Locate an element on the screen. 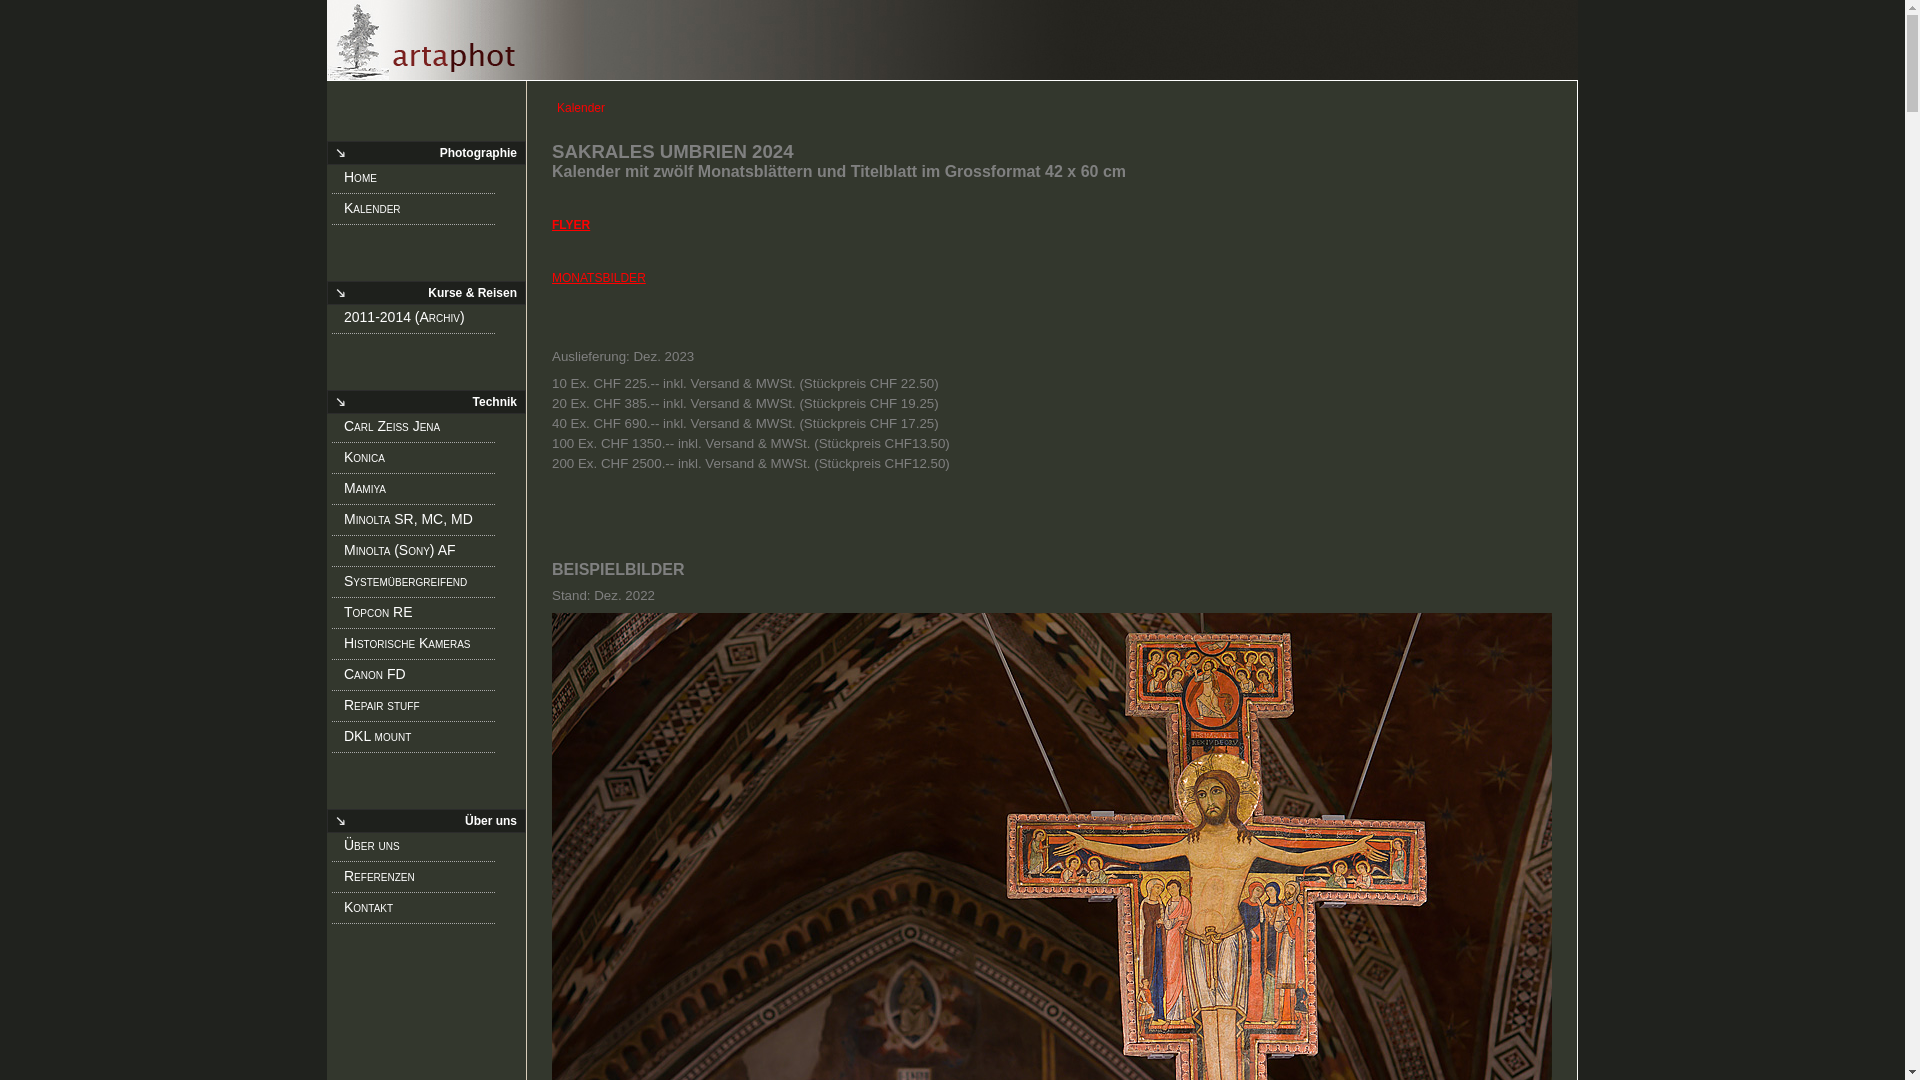 Image resolution: width=1920 pixels, height=1080 pixels. 'DKL mount' is located at coordinates (419, 740).